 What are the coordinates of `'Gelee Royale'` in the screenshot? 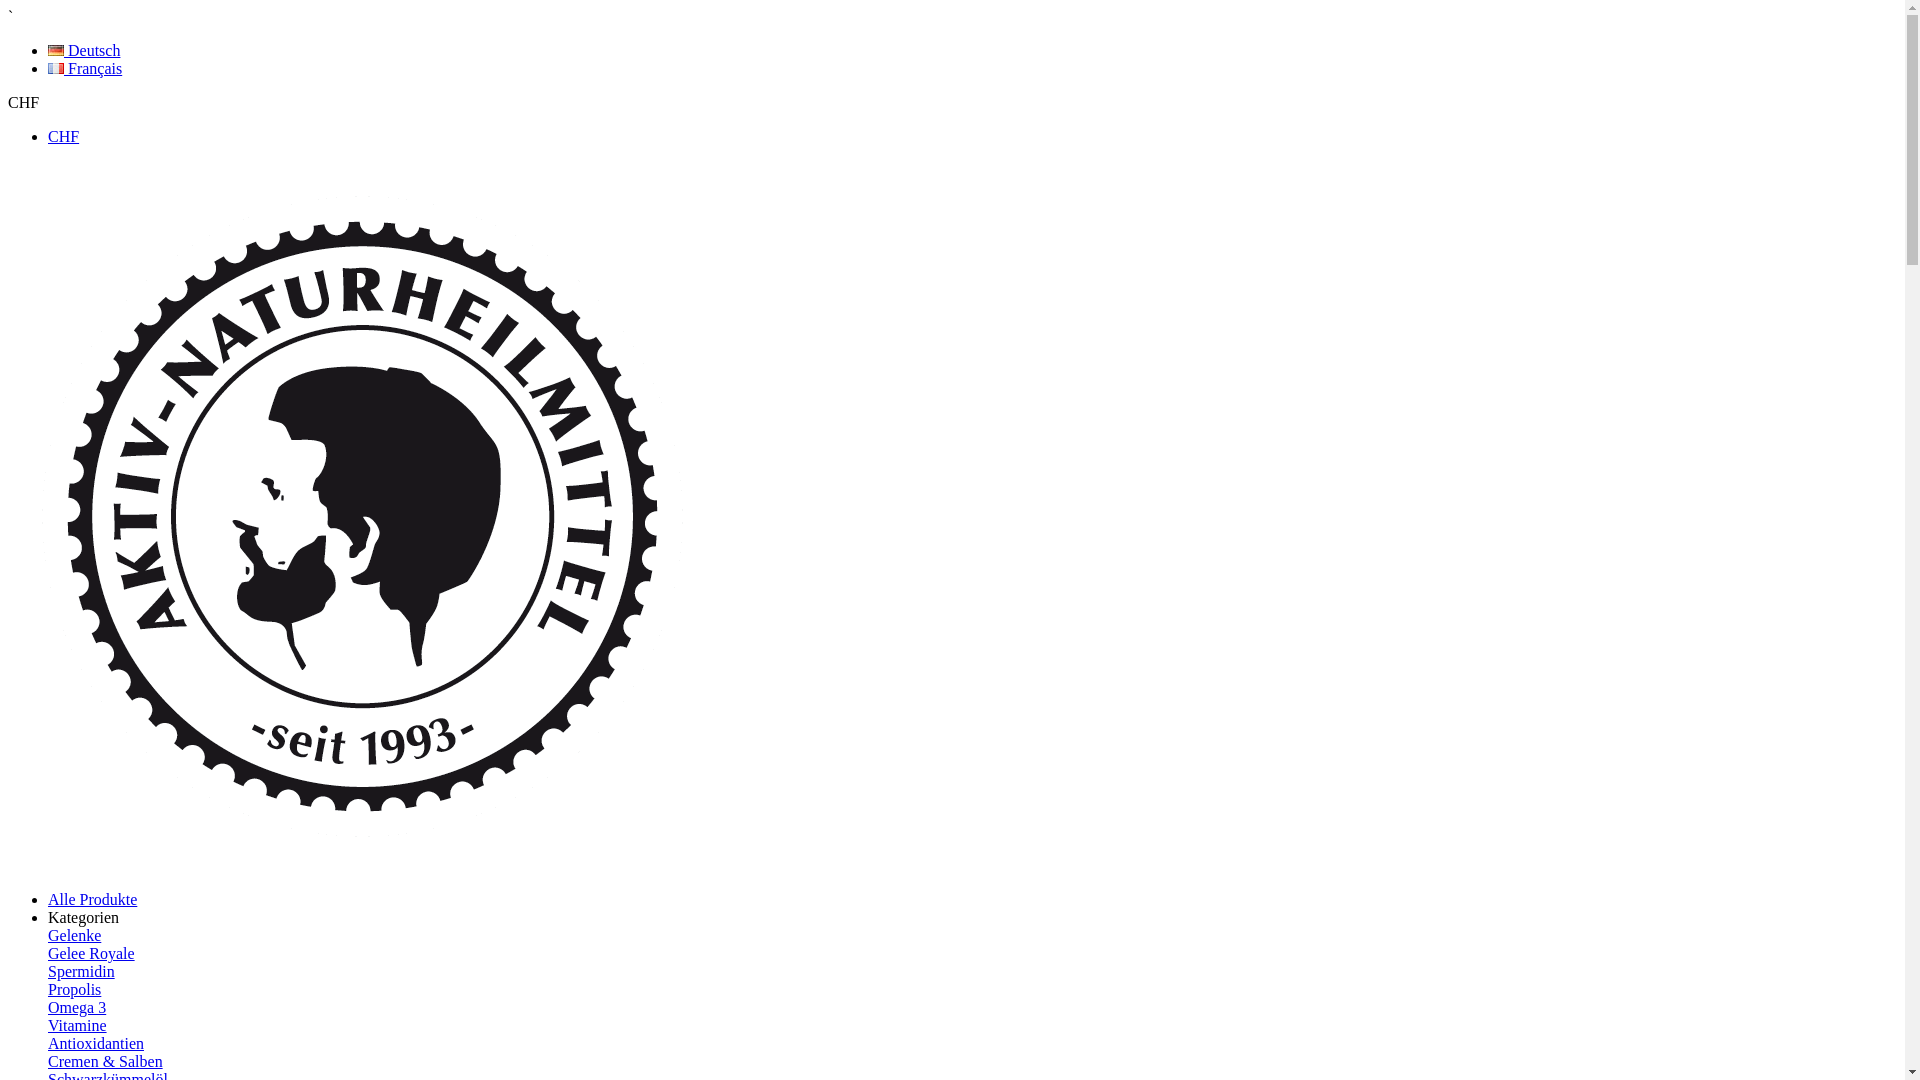 It's located at (90, 952).